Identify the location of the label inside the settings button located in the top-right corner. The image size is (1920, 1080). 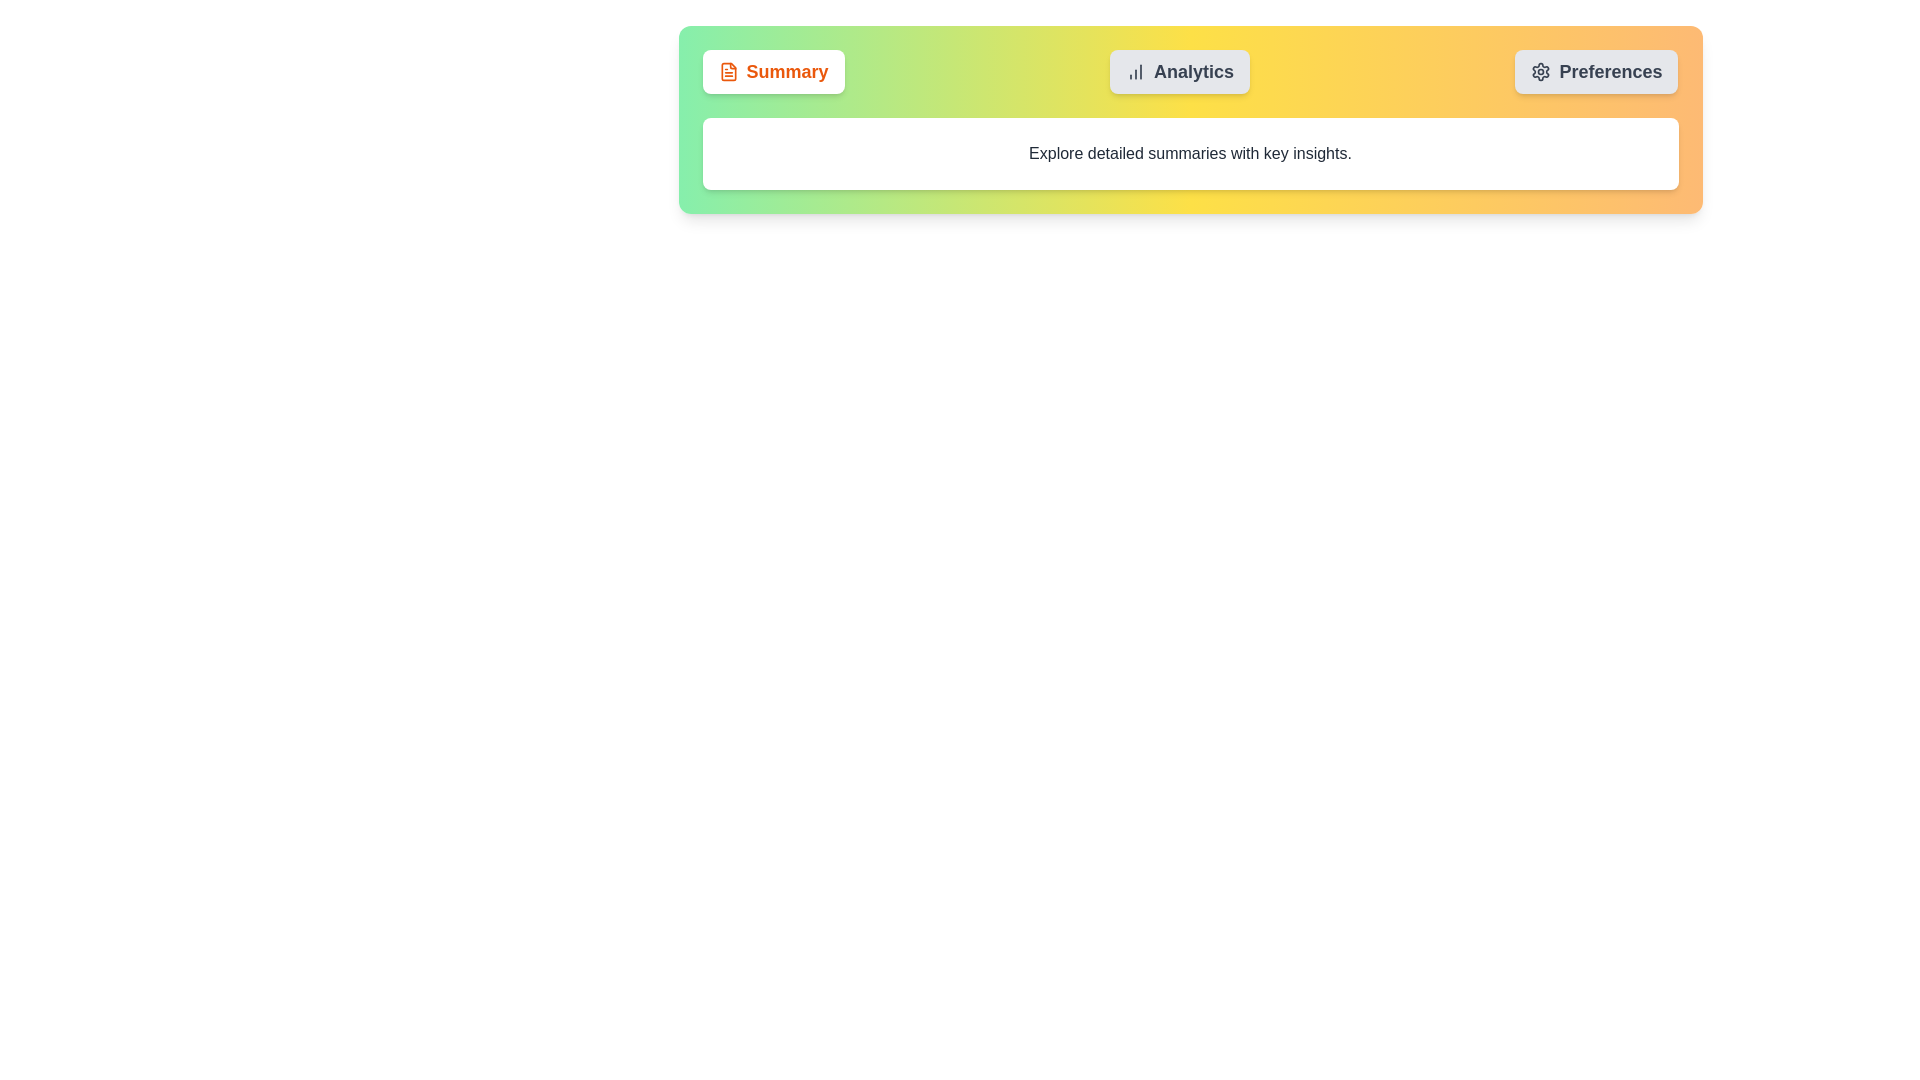
(1609, 71).